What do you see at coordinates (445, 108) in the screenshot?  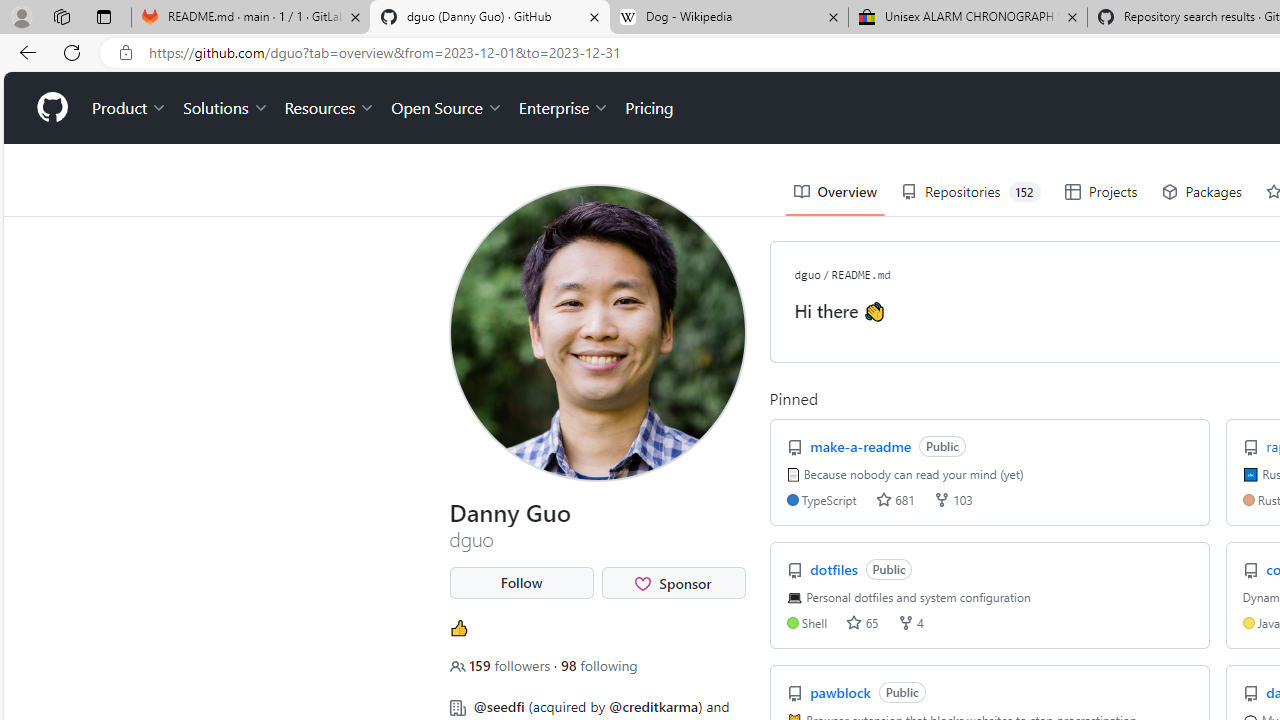 I see `'Open Source'` at bounding box center [445, 108].